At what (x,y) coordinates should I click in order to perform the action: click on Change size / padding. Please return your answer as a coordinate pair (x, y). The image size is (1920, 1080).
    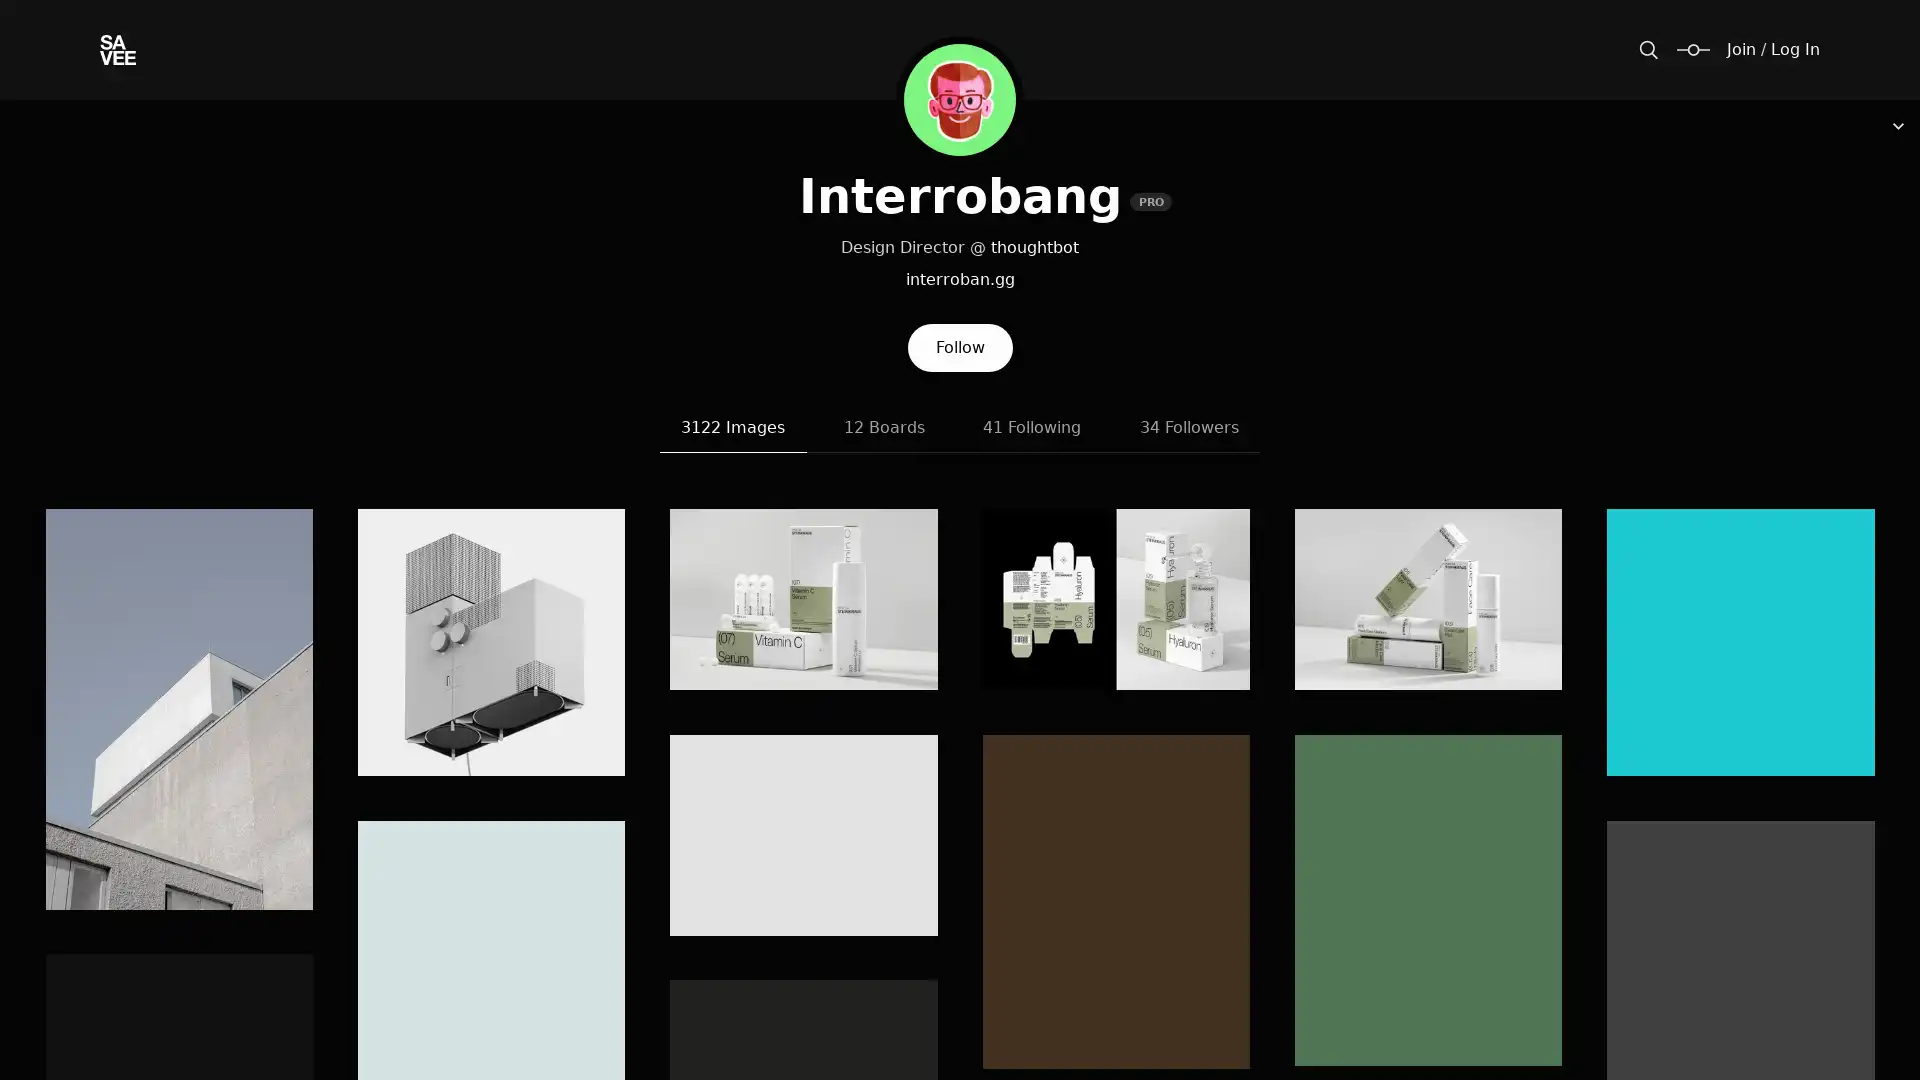
    Looking at the image, I should click on (1692, 49).